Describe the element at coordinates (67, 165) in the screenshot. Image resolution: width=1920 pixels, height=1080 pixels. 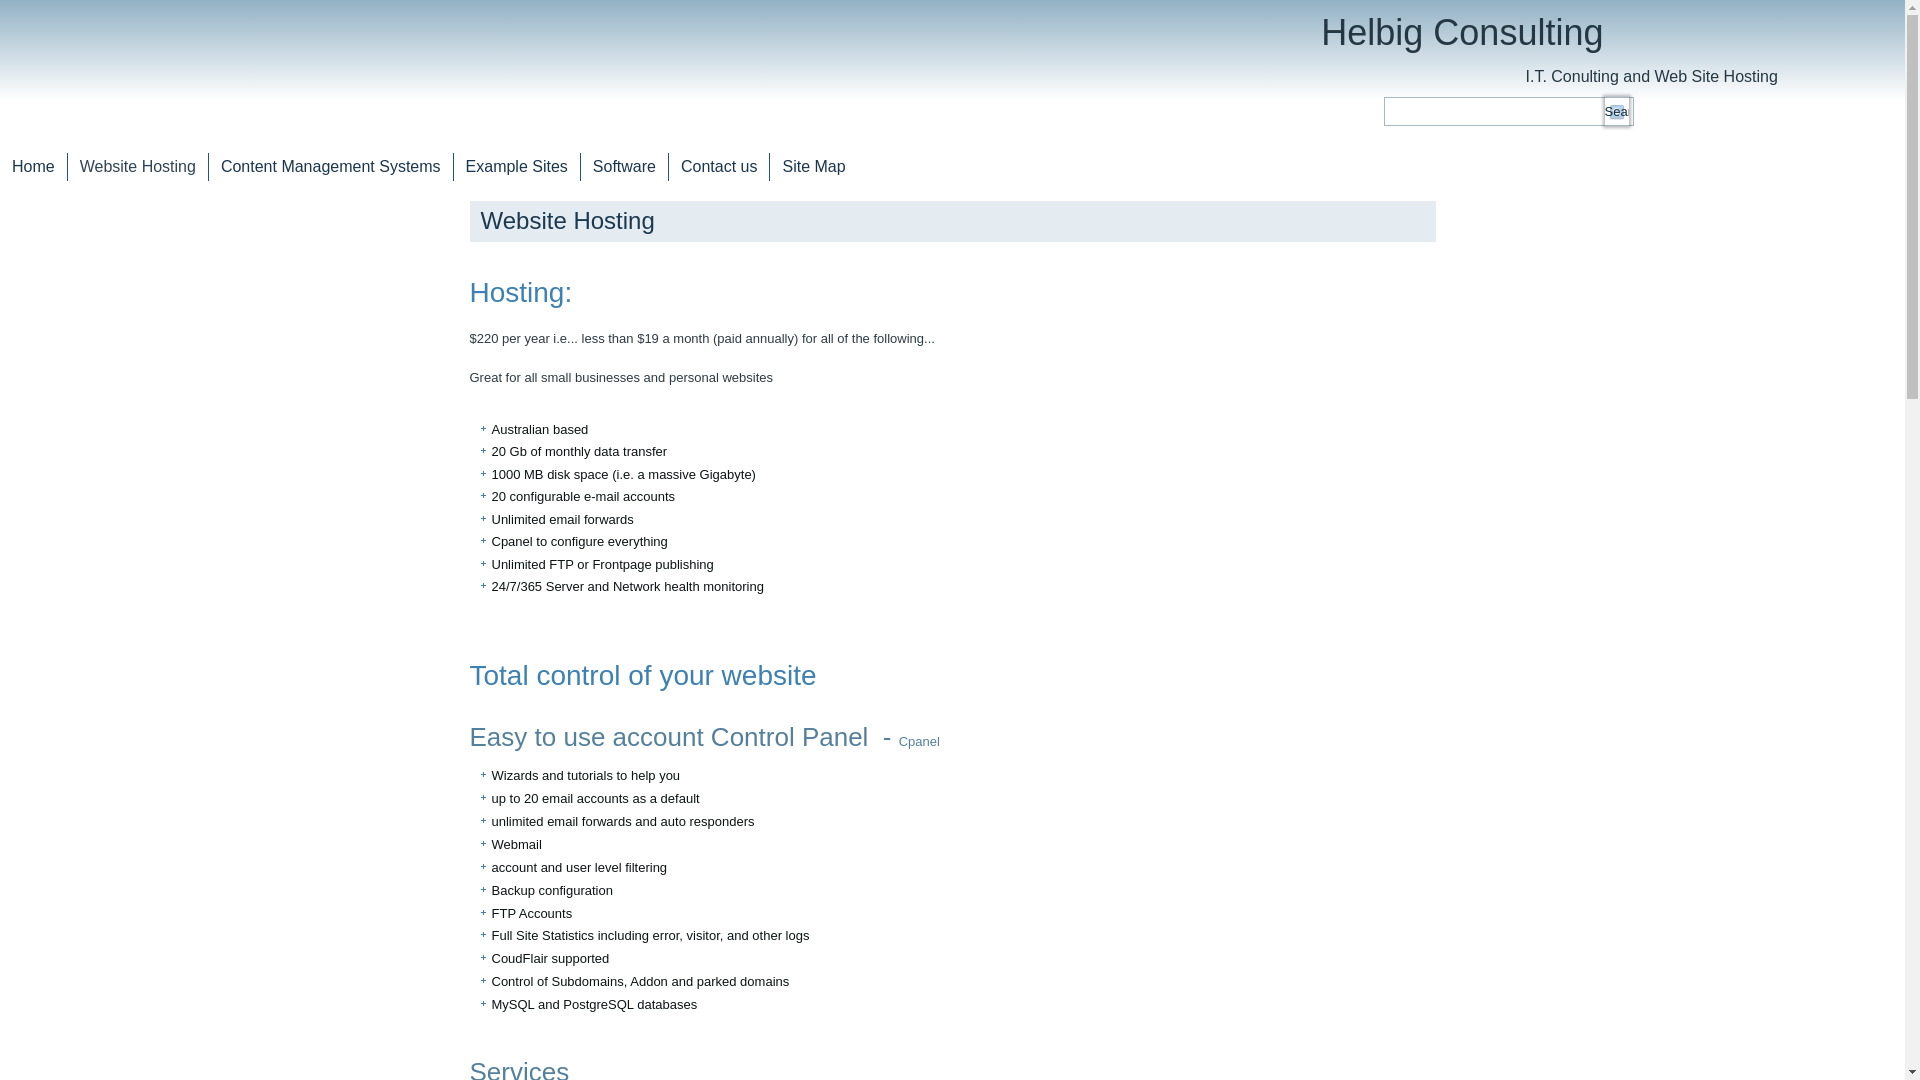
I see `'Website Hosting'` at that location.